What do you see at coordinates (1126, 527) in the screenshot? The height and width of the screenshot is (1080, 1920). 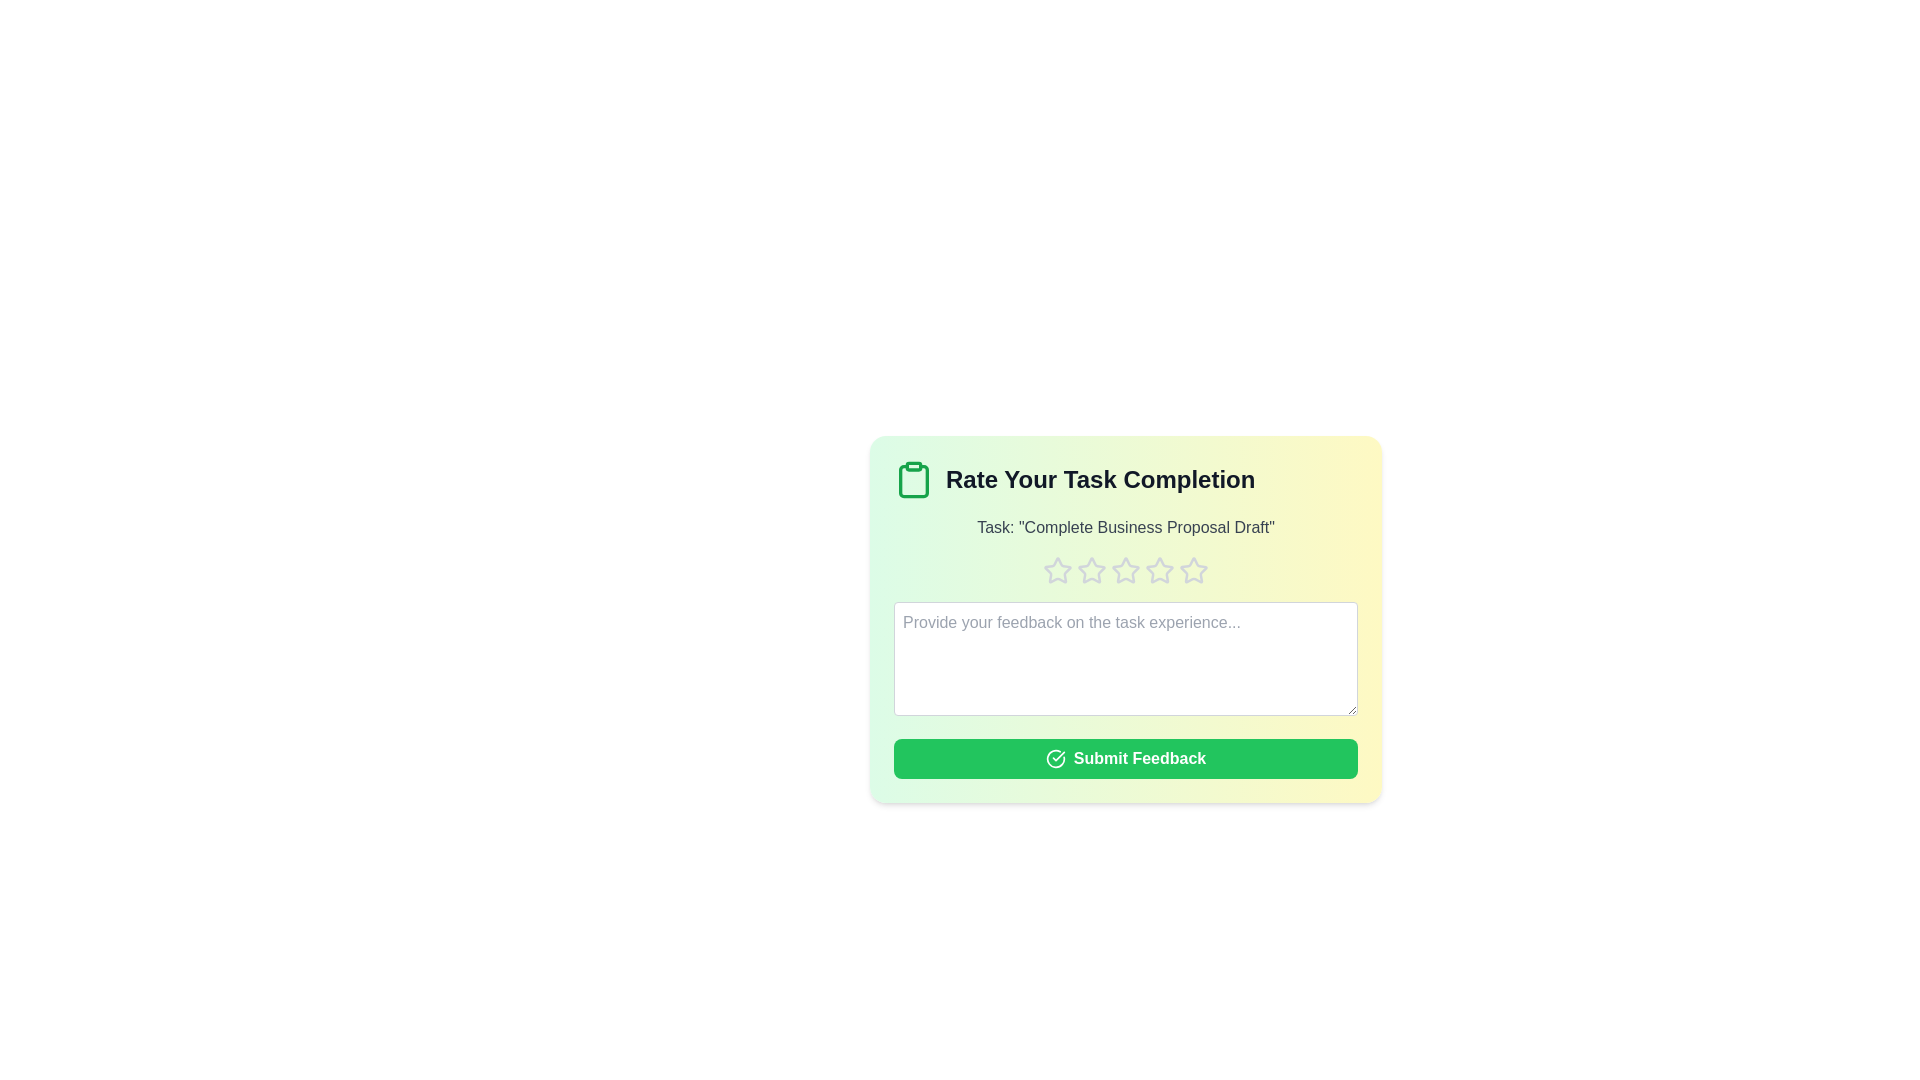 I see `the task description text` at bounding box center [1126, 527].